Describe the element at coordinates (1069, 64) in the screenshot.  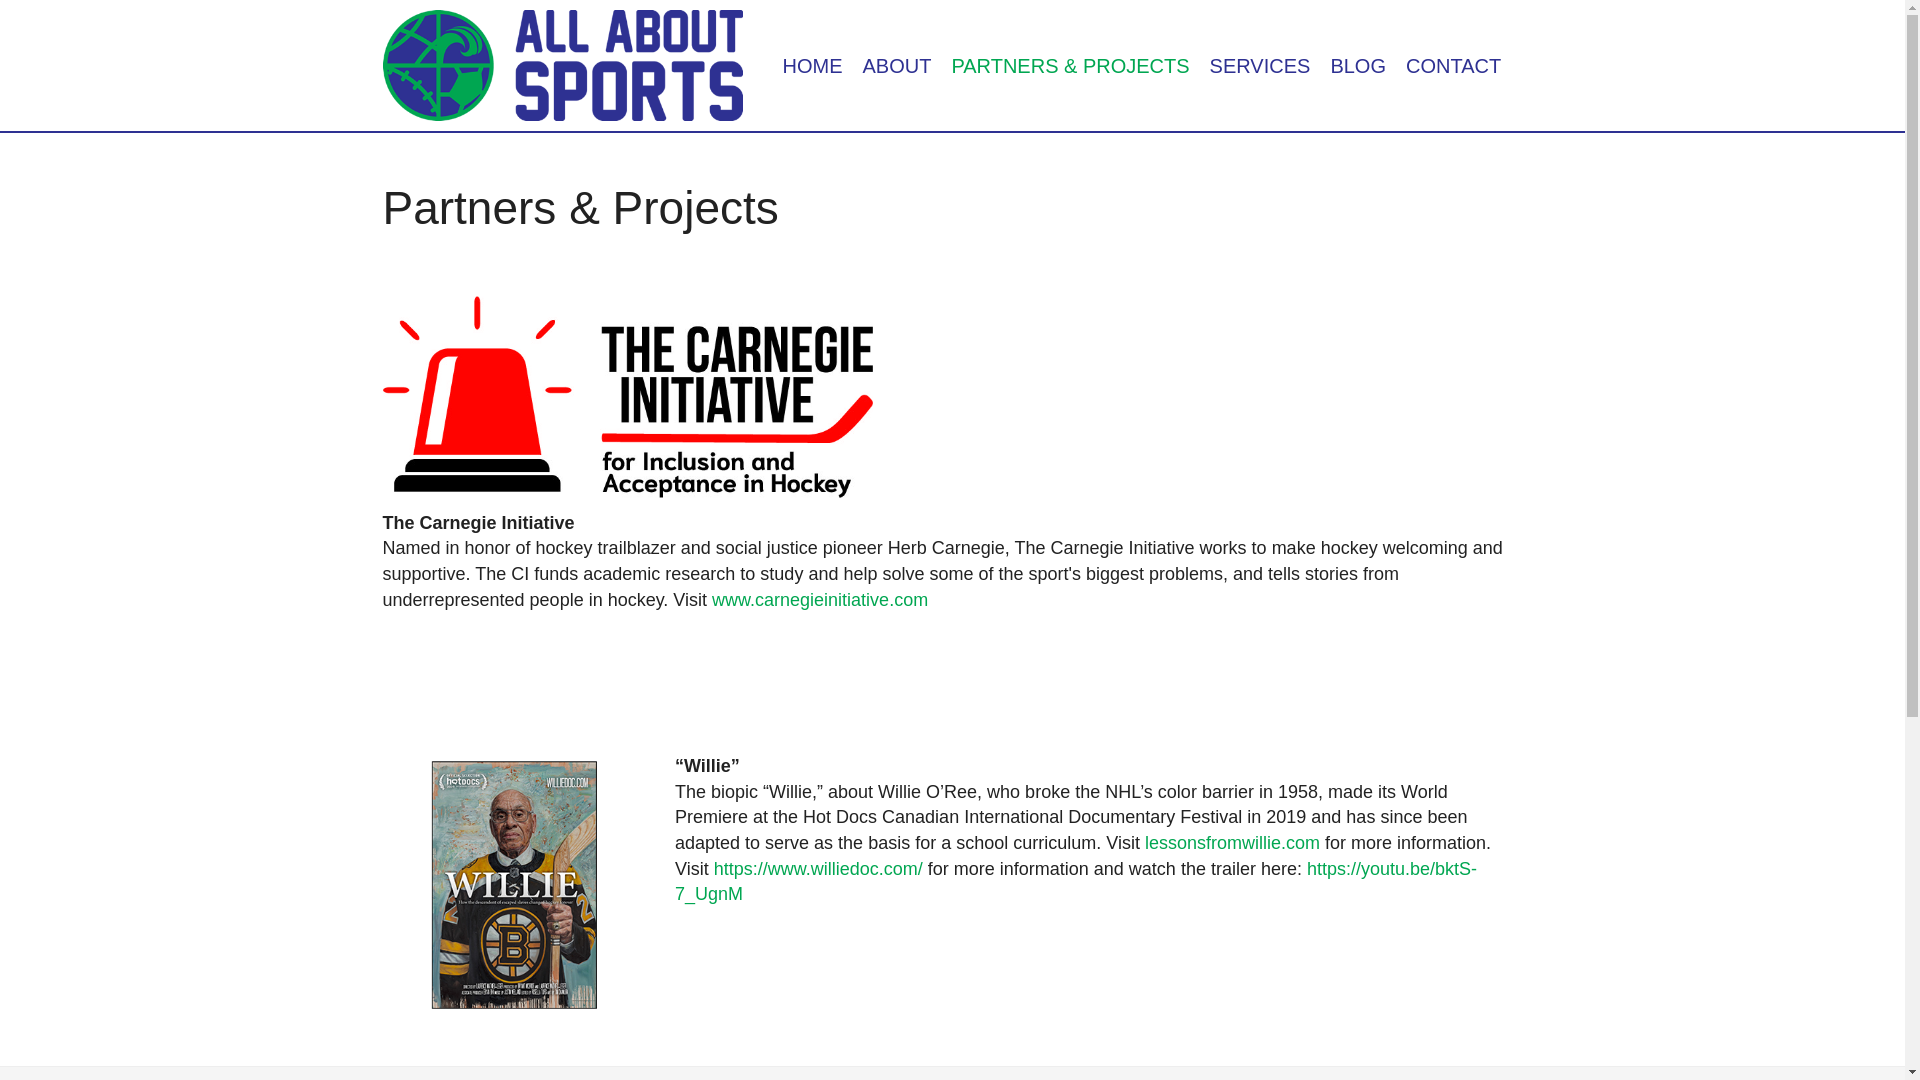
I see `'PARTNERS & PROJECTS'` at that location.